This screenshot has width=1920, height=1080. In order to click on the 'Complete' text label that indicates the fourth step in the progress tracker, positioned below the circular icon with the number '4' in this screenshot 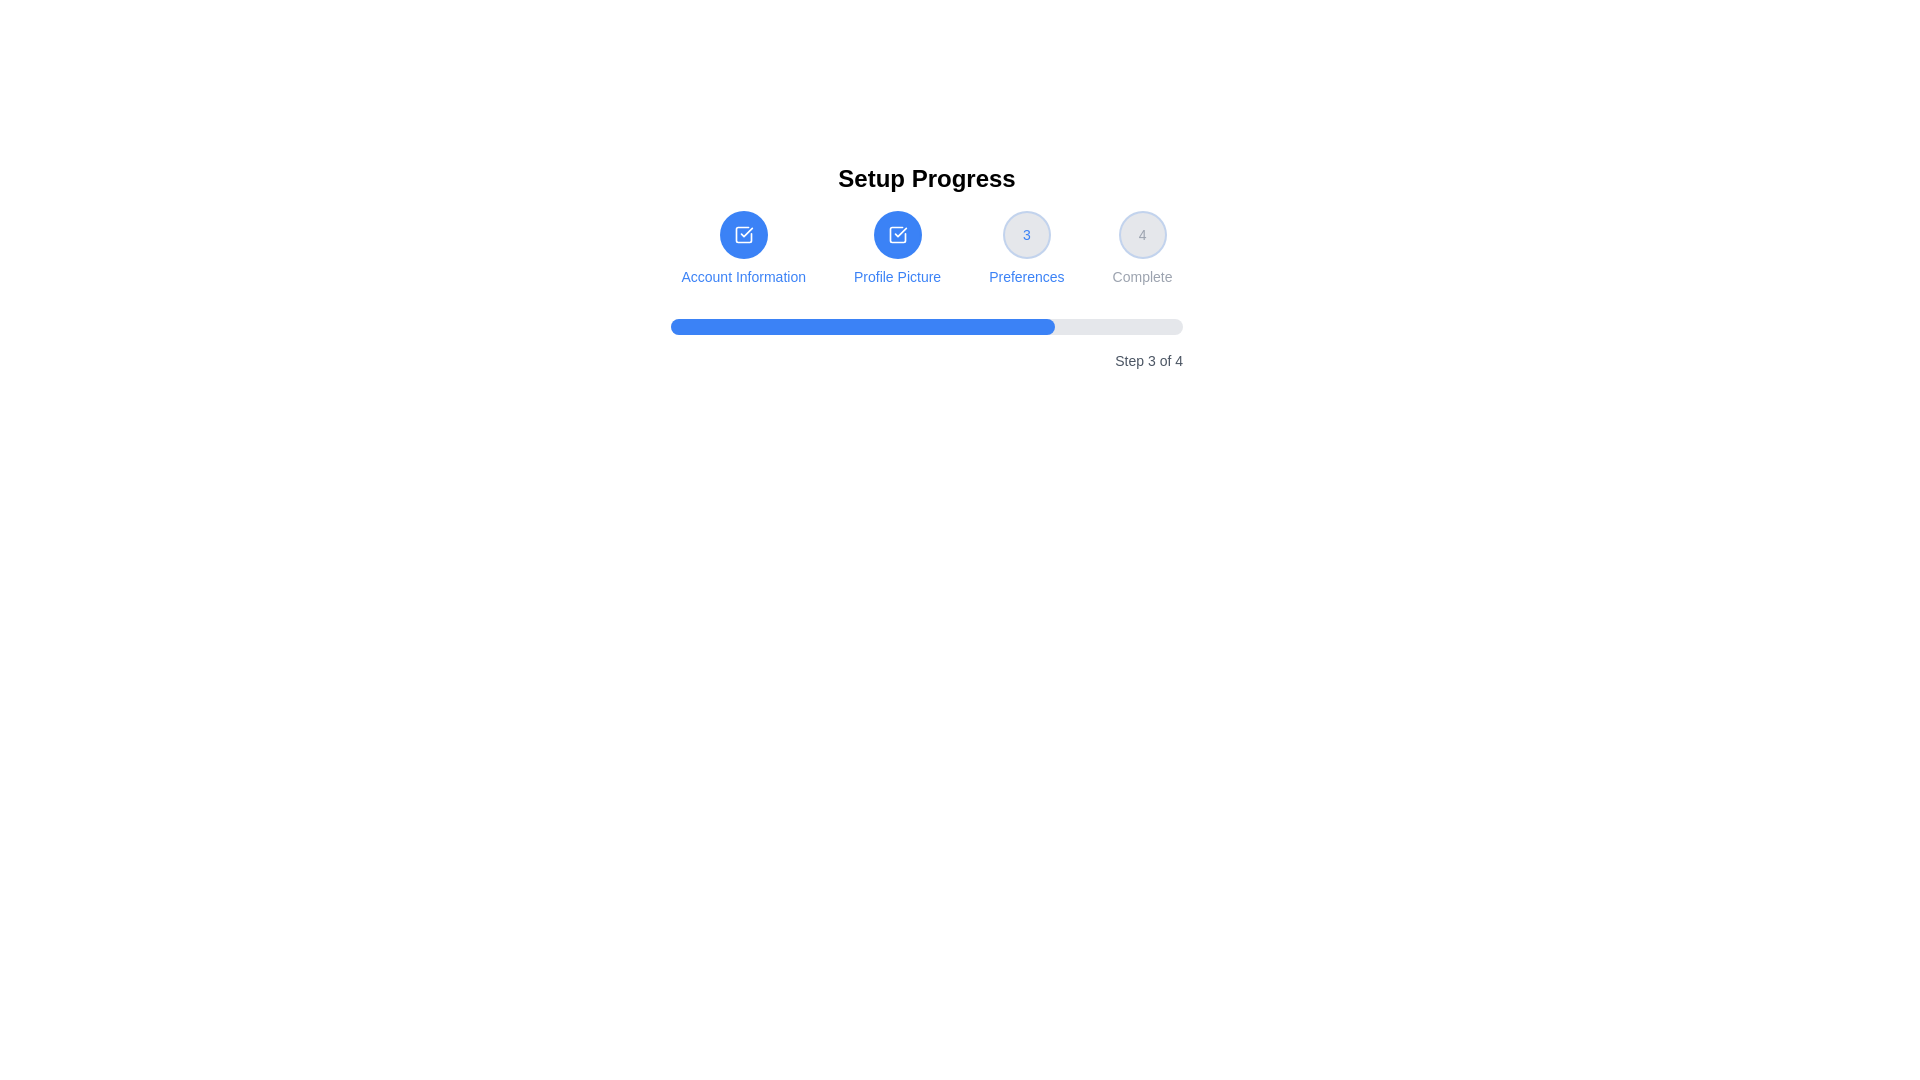, I will do `click(1142, 277)`.